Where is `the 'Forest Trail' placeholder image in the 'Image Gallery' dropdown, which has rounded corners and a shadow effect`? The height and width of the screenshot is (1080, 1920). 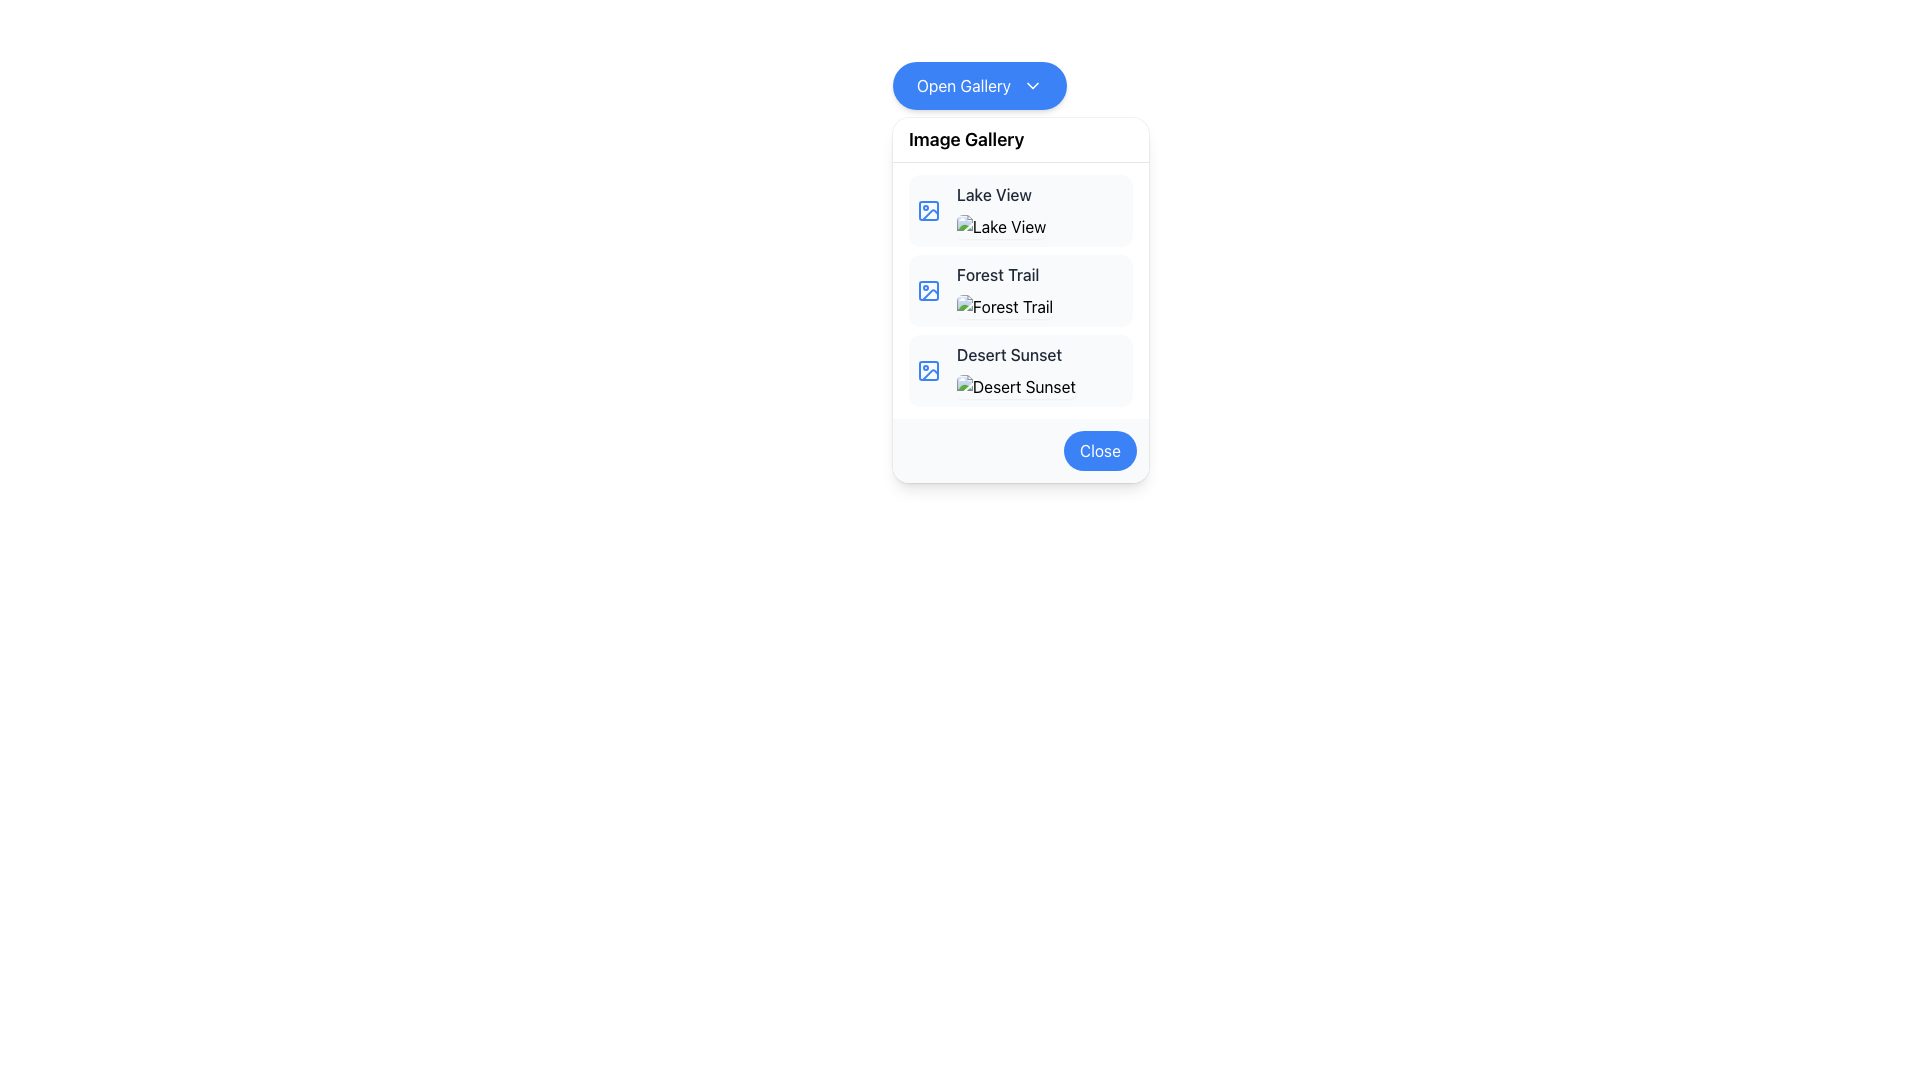 the 'Forest Trail' placeholder image in the 'Image Gallery' dropdown, which has rounded corners and a shadow effect is located at coordinates (1005, 307).